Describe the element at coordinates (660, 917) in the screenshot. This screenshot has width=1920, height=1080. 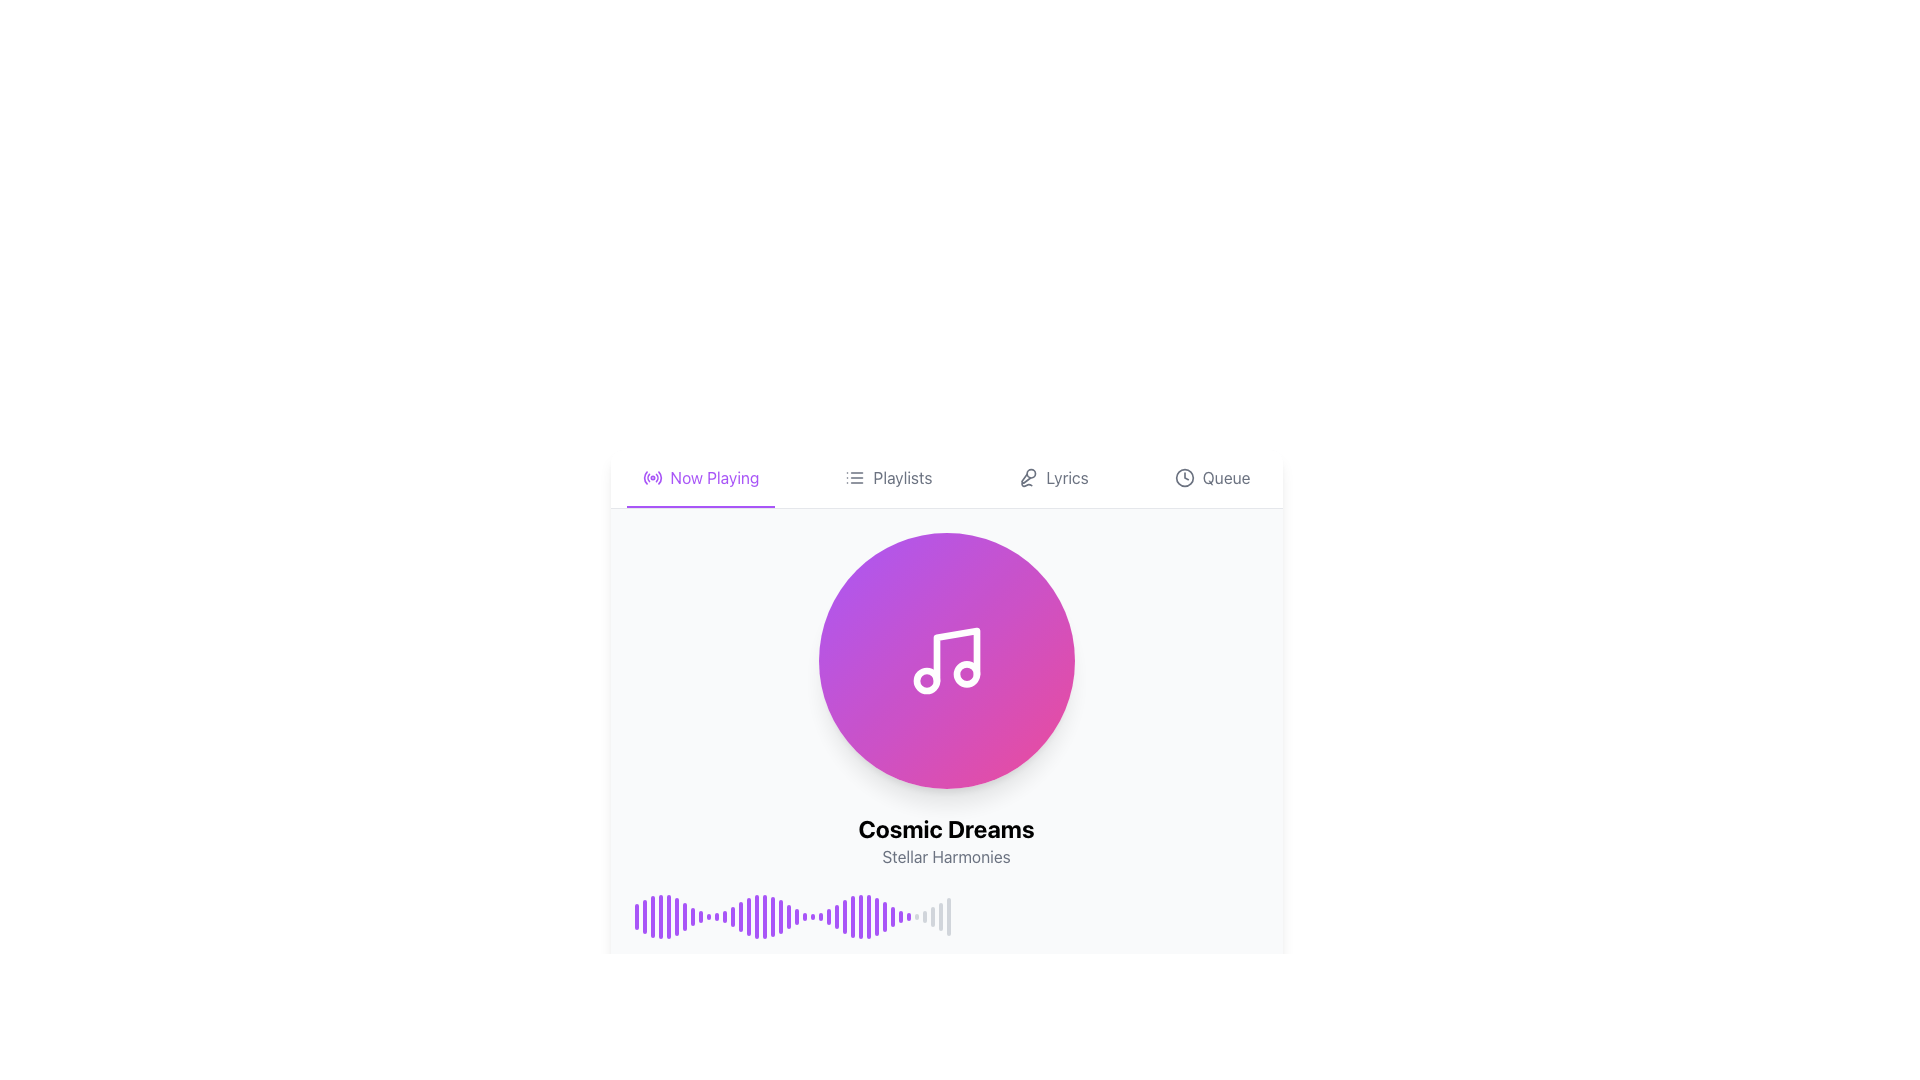
I see `the fourth vertical bar in the waveform visualization, which is styled with a purple gradient and located below the central music album artwork` at that location.